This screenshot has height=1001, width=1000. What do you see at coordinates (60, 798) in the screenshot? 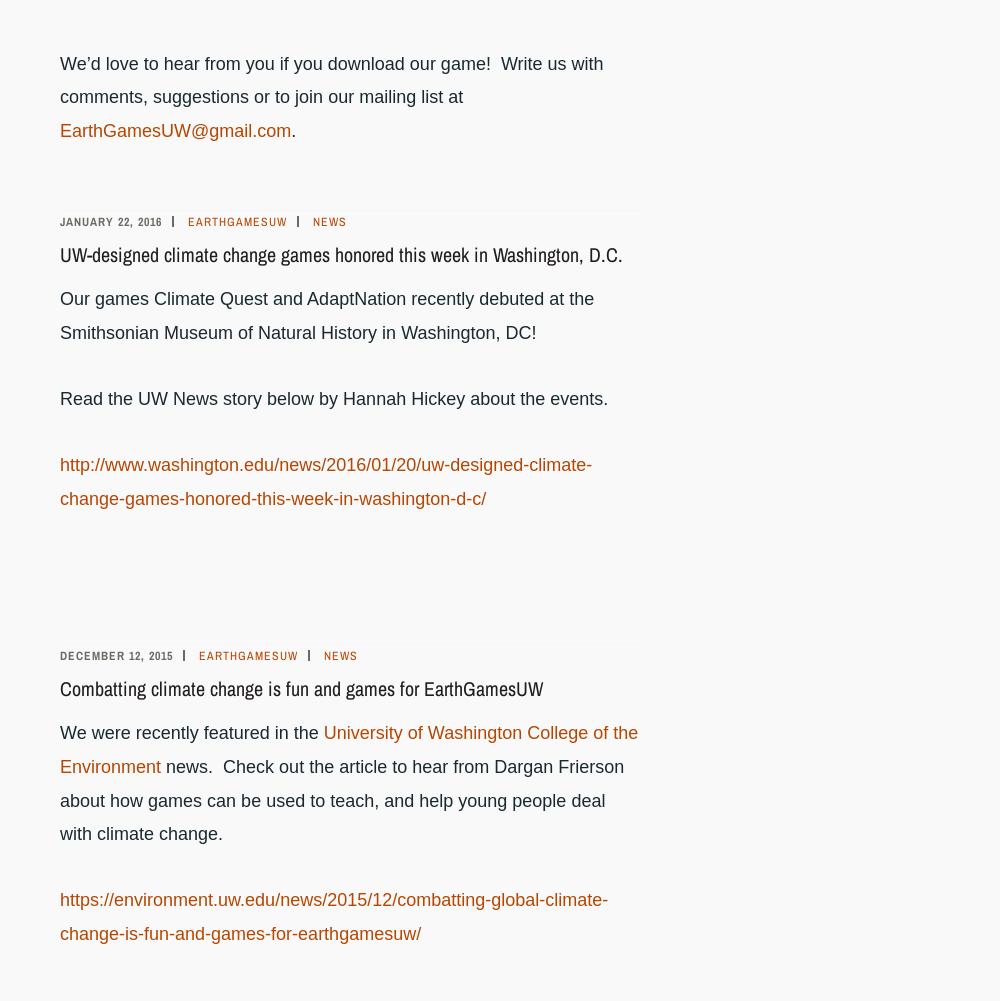
I see `'news.  Check out the article to hear from Dargan Frierson about how games can be used to teach, and help young people deal with climate change.'` at bounding box center [60, 798].